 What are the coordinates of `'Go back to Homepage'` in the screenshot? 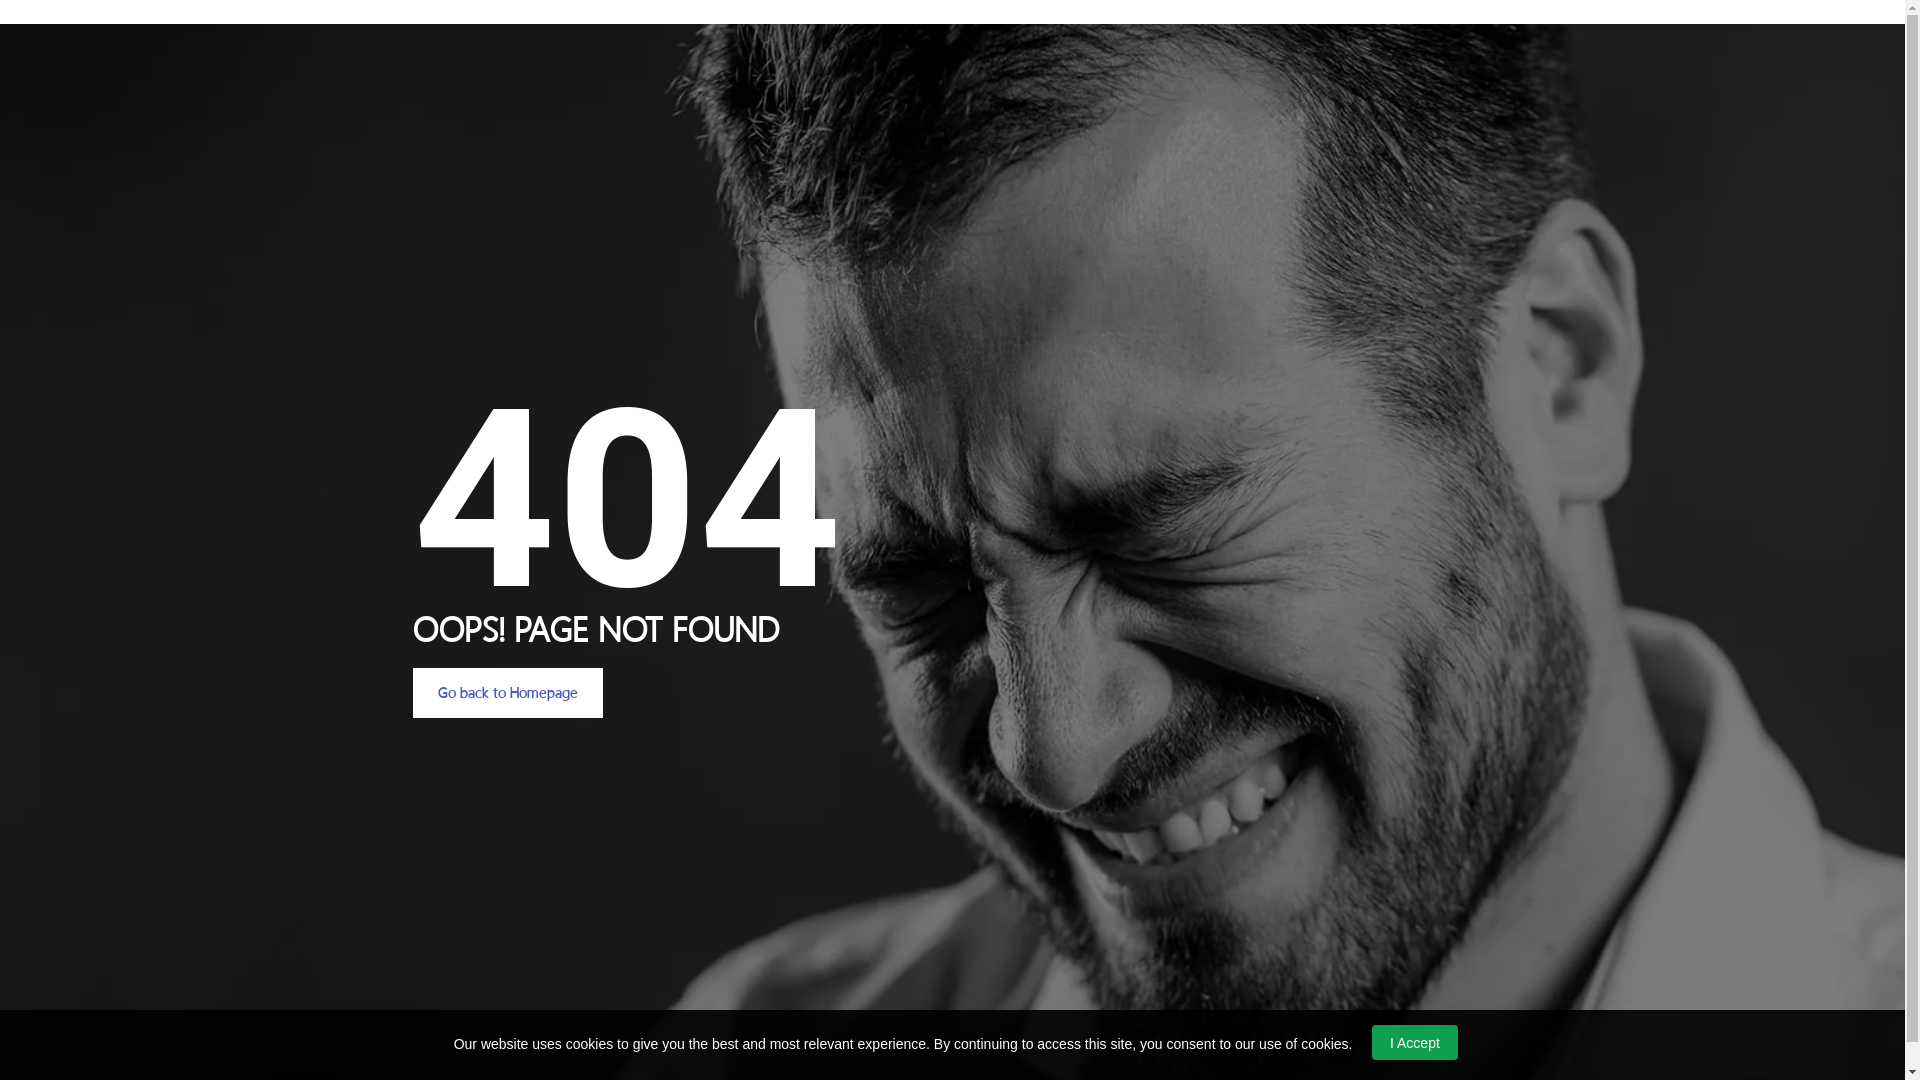 It's located at (507, 692).